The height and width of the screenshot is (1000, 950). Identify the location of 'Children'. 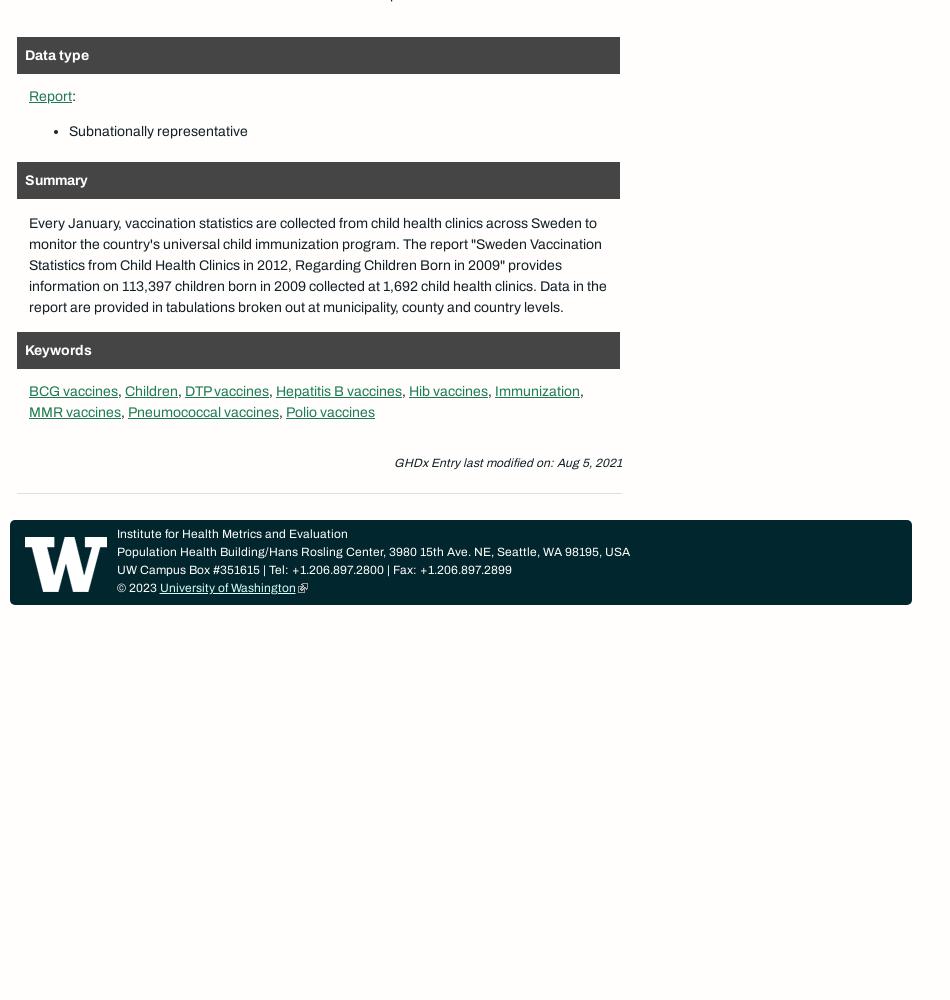
(125, 391).